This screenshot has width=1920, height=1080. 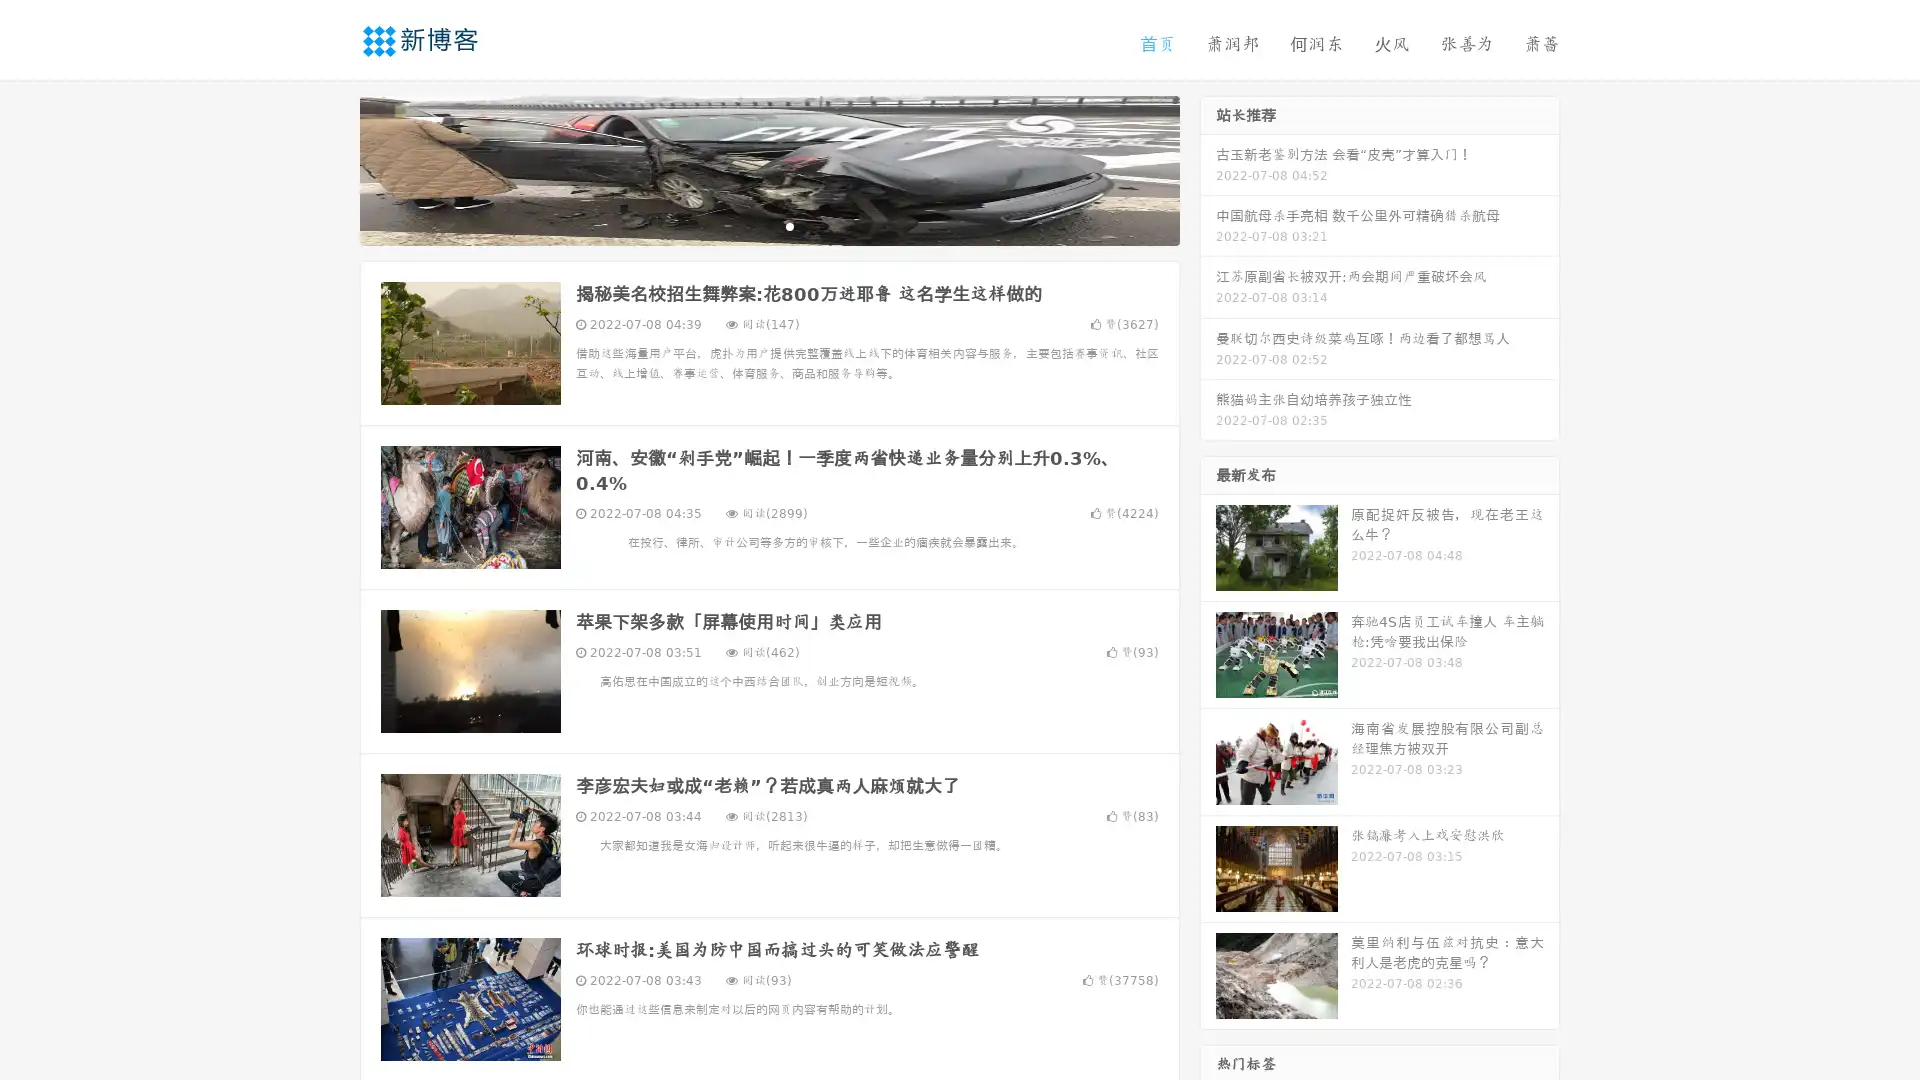 What do you see at coordinates (330, 168) in the screenshot?
I see `Previous slide` at bounding box center [330, 168].